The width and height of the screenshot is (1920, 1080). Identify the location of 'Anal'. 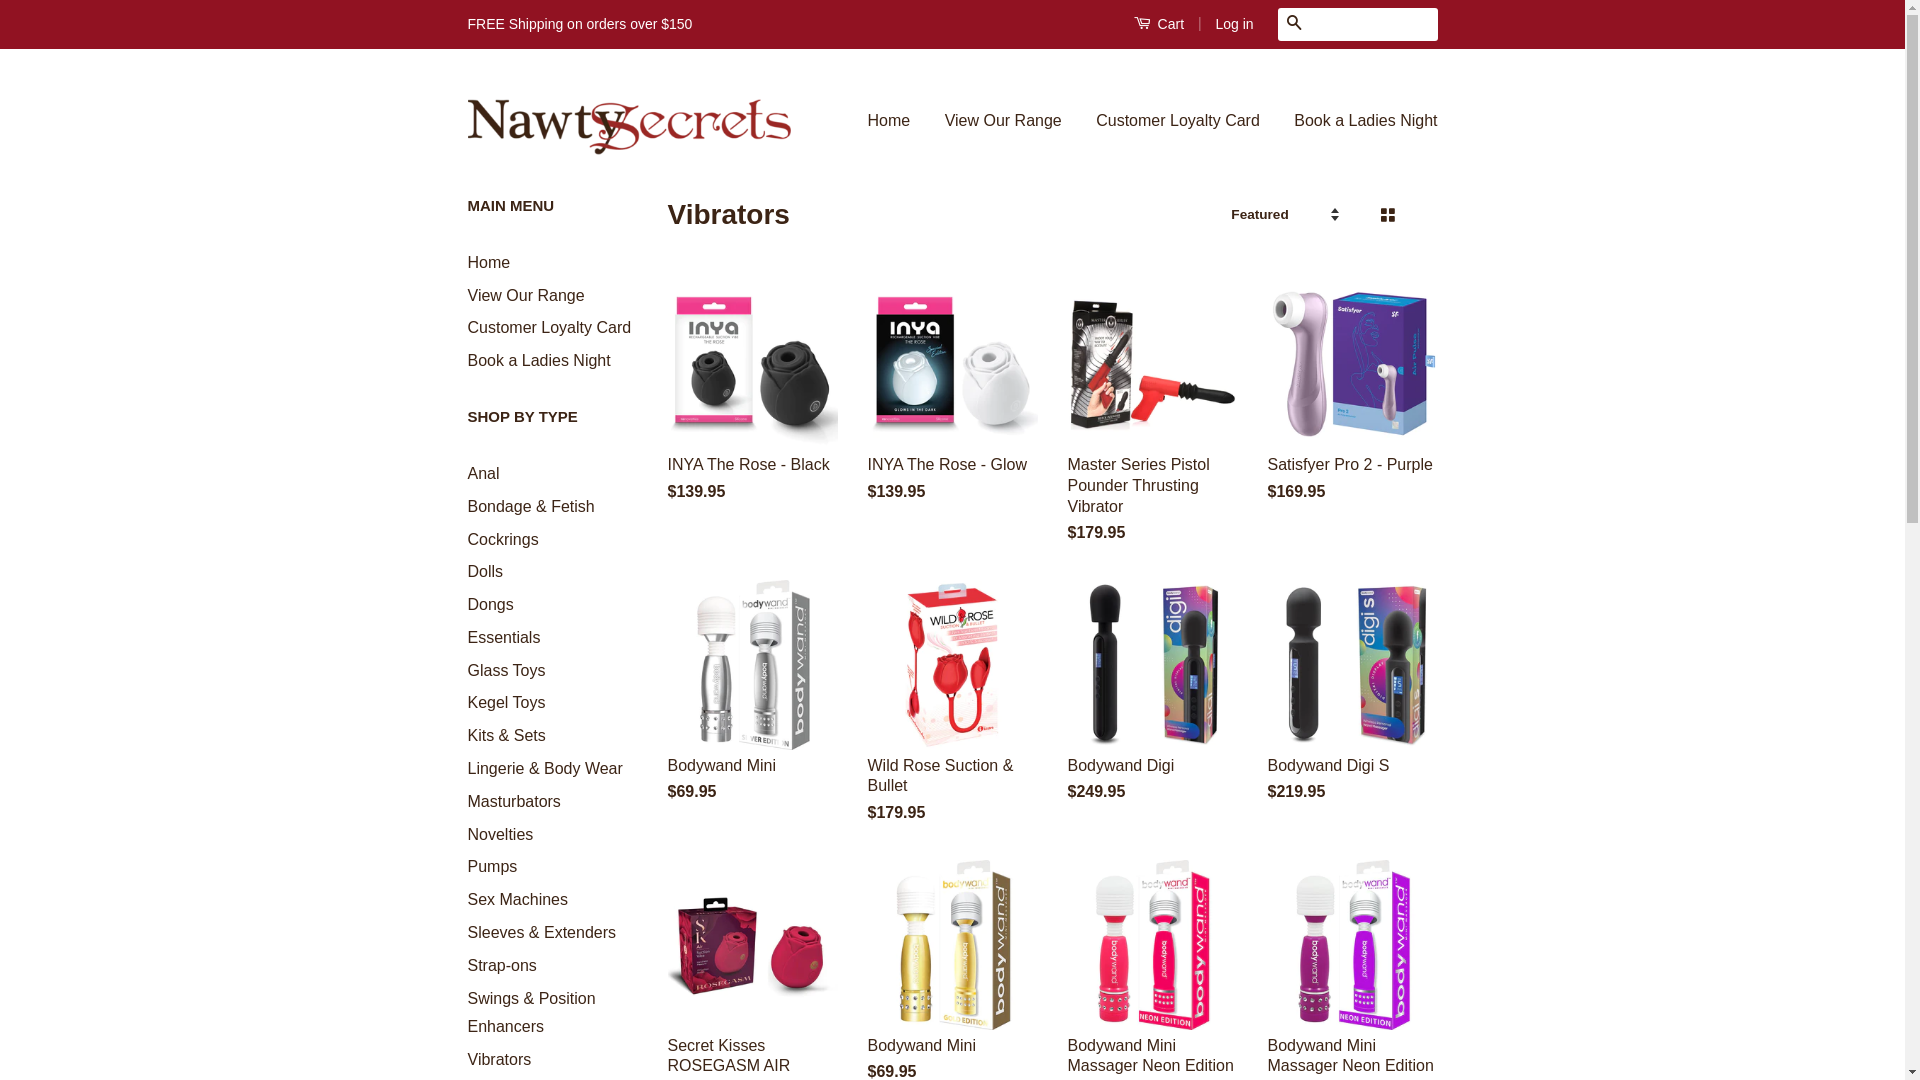
(484, 473).